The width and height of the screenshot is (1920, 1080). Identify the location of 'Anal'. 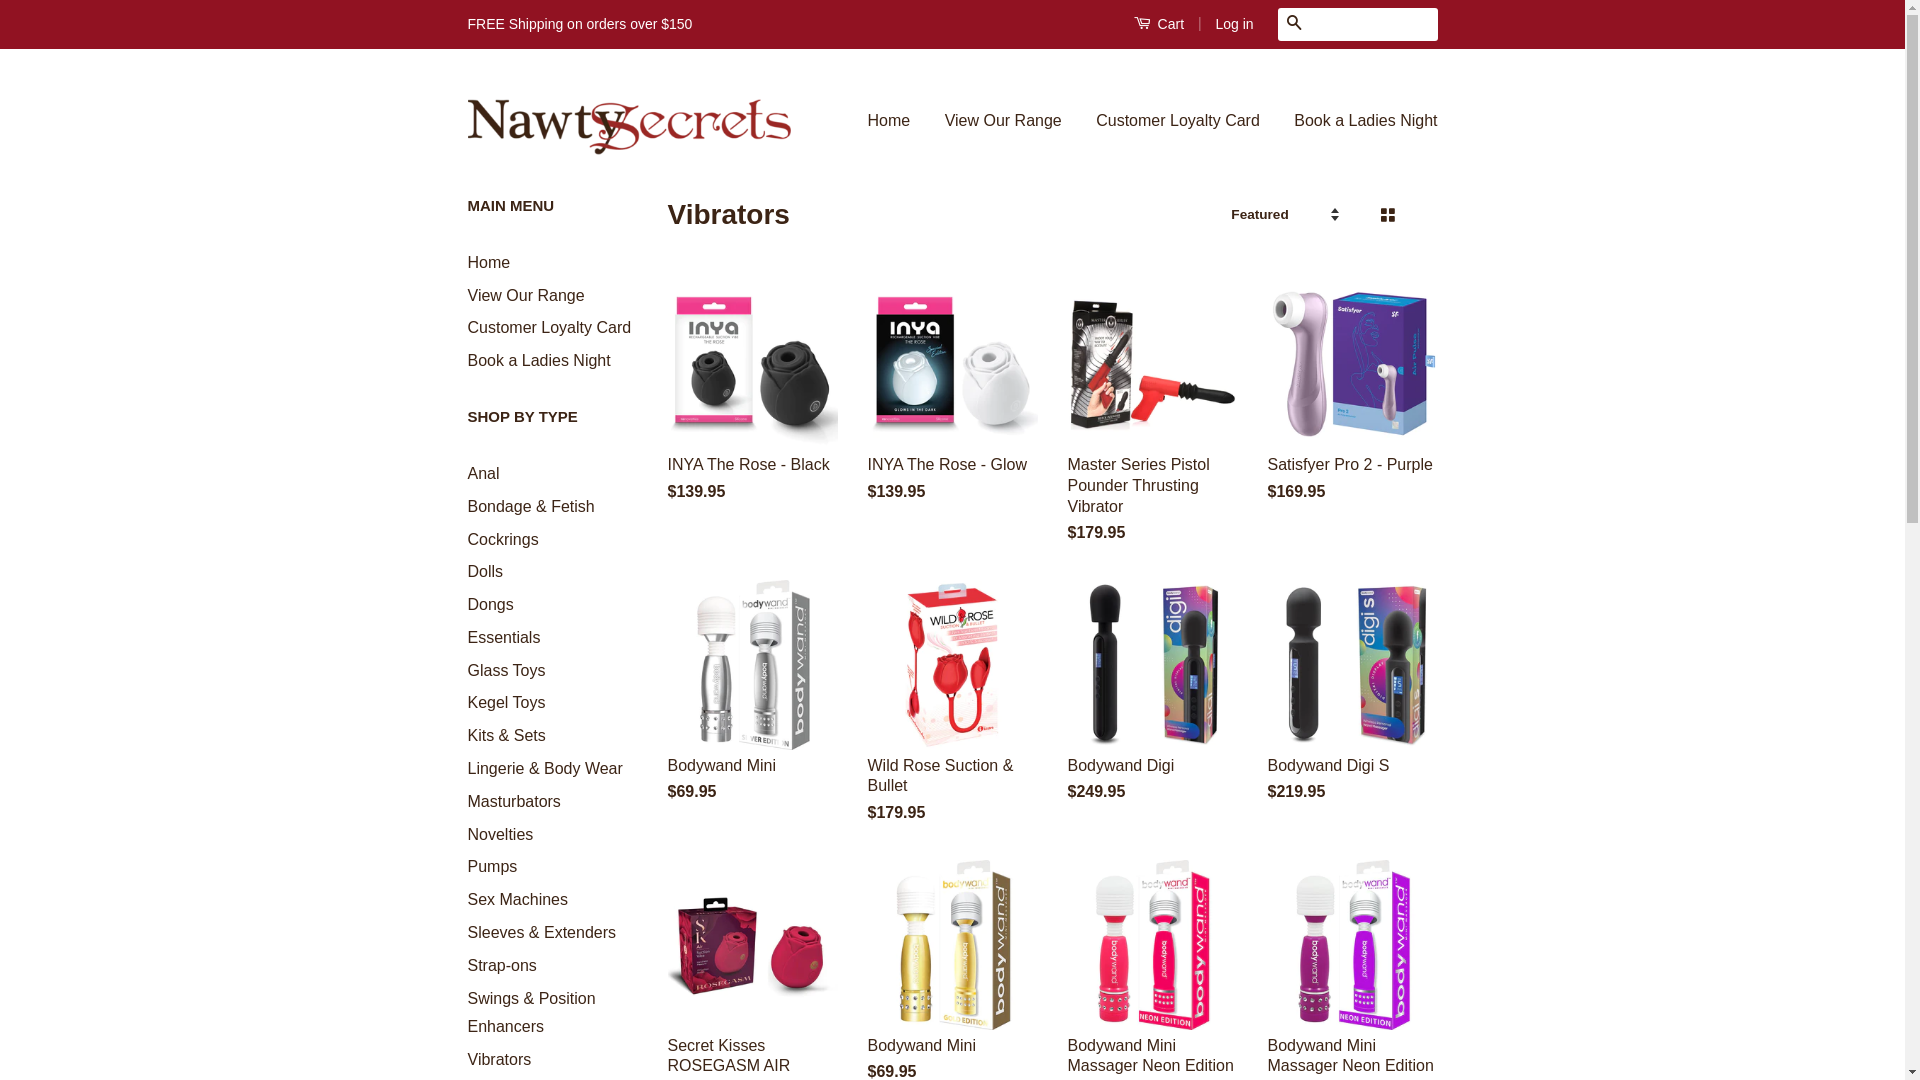
(484, 473).